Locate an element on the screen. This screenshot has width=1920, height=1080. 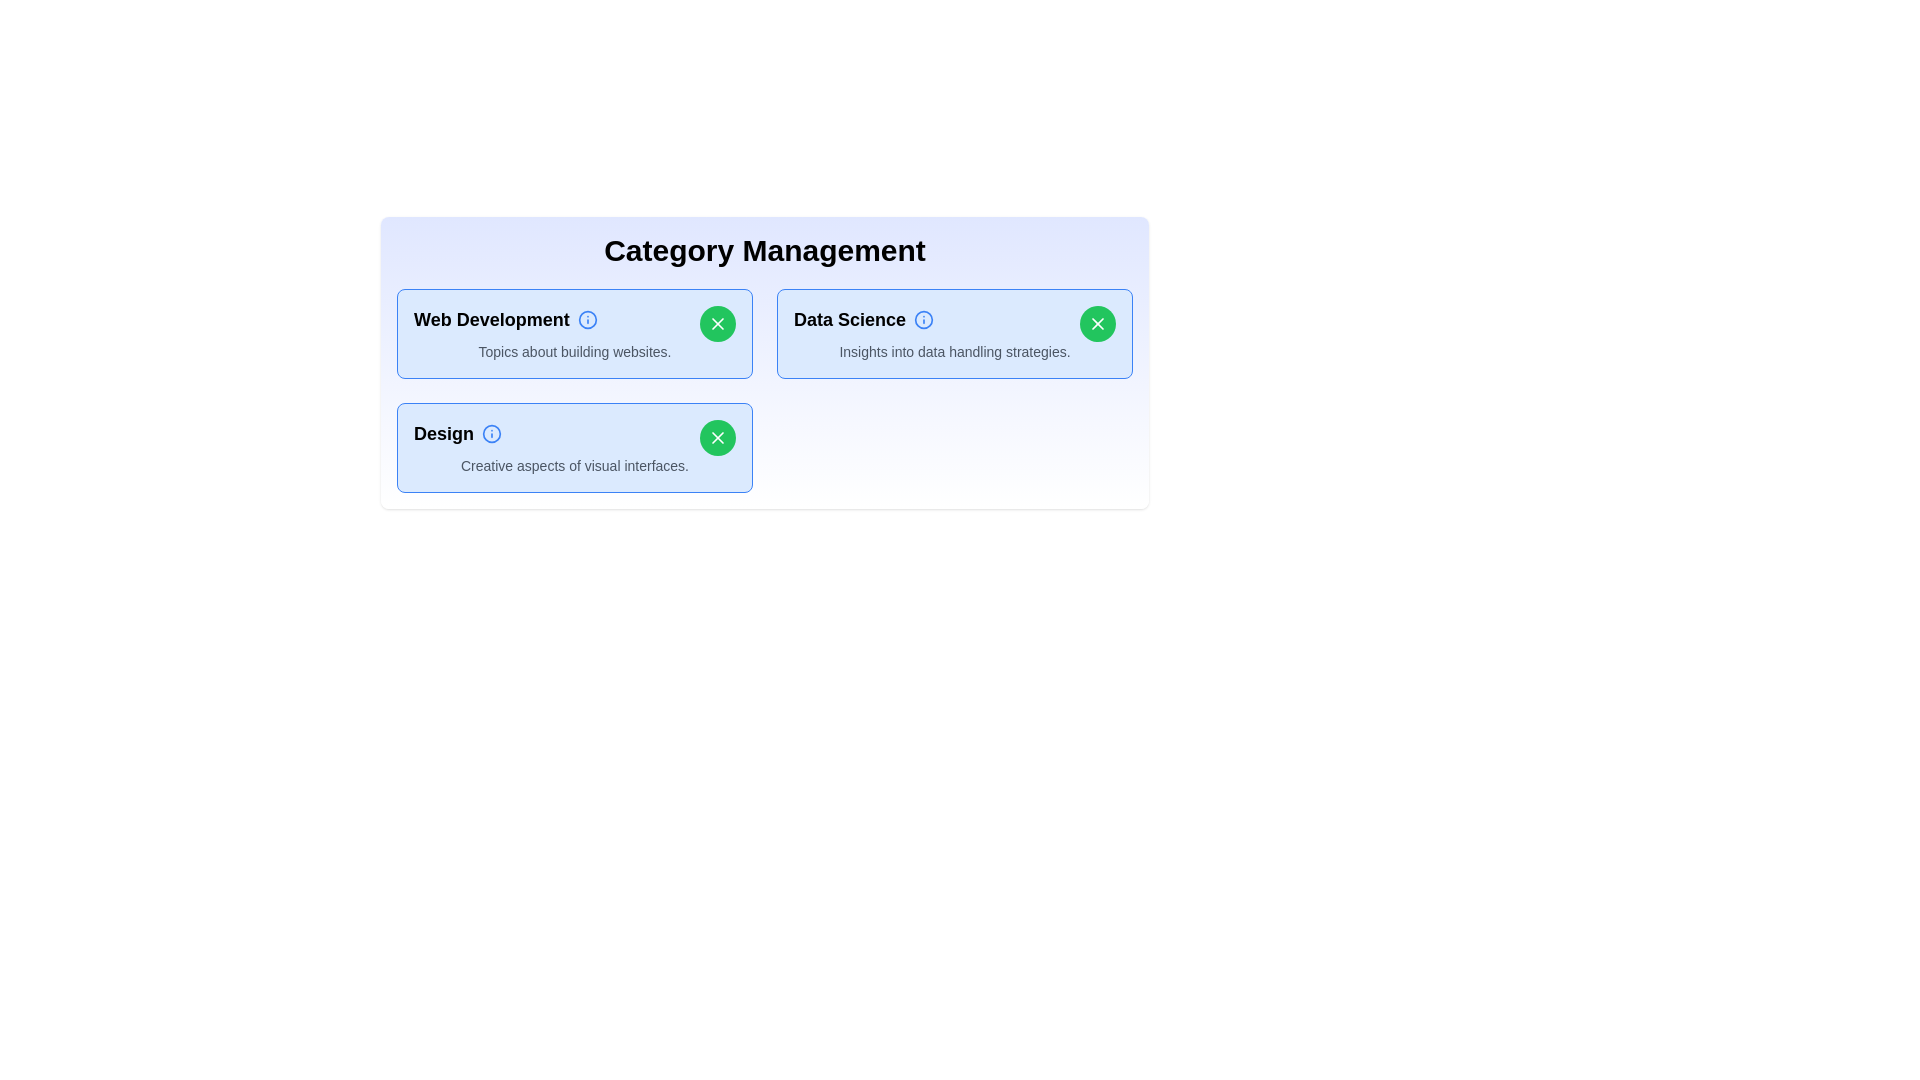
'X' button of the category named Design to toggle its selection status is located at coordinates (718, 437).